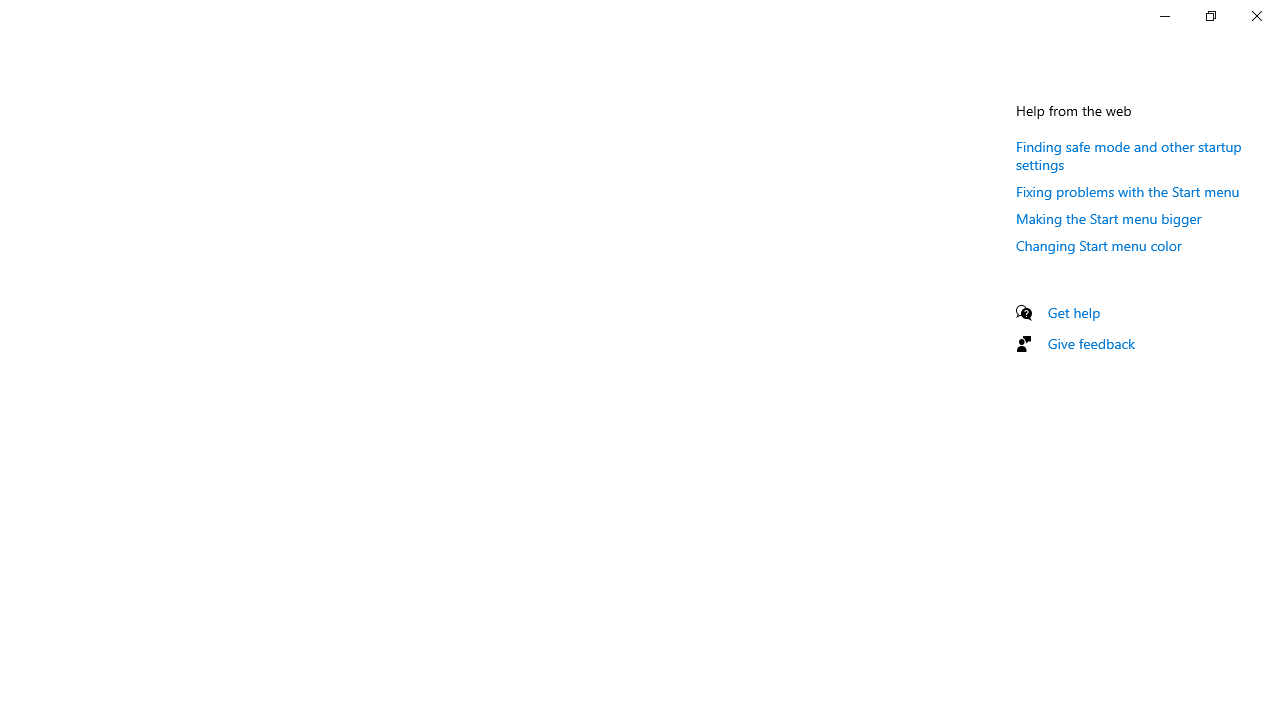  Describe the element at coordinates (1255, 15) in the screenshot. I see `'Close Settings'` at that location.